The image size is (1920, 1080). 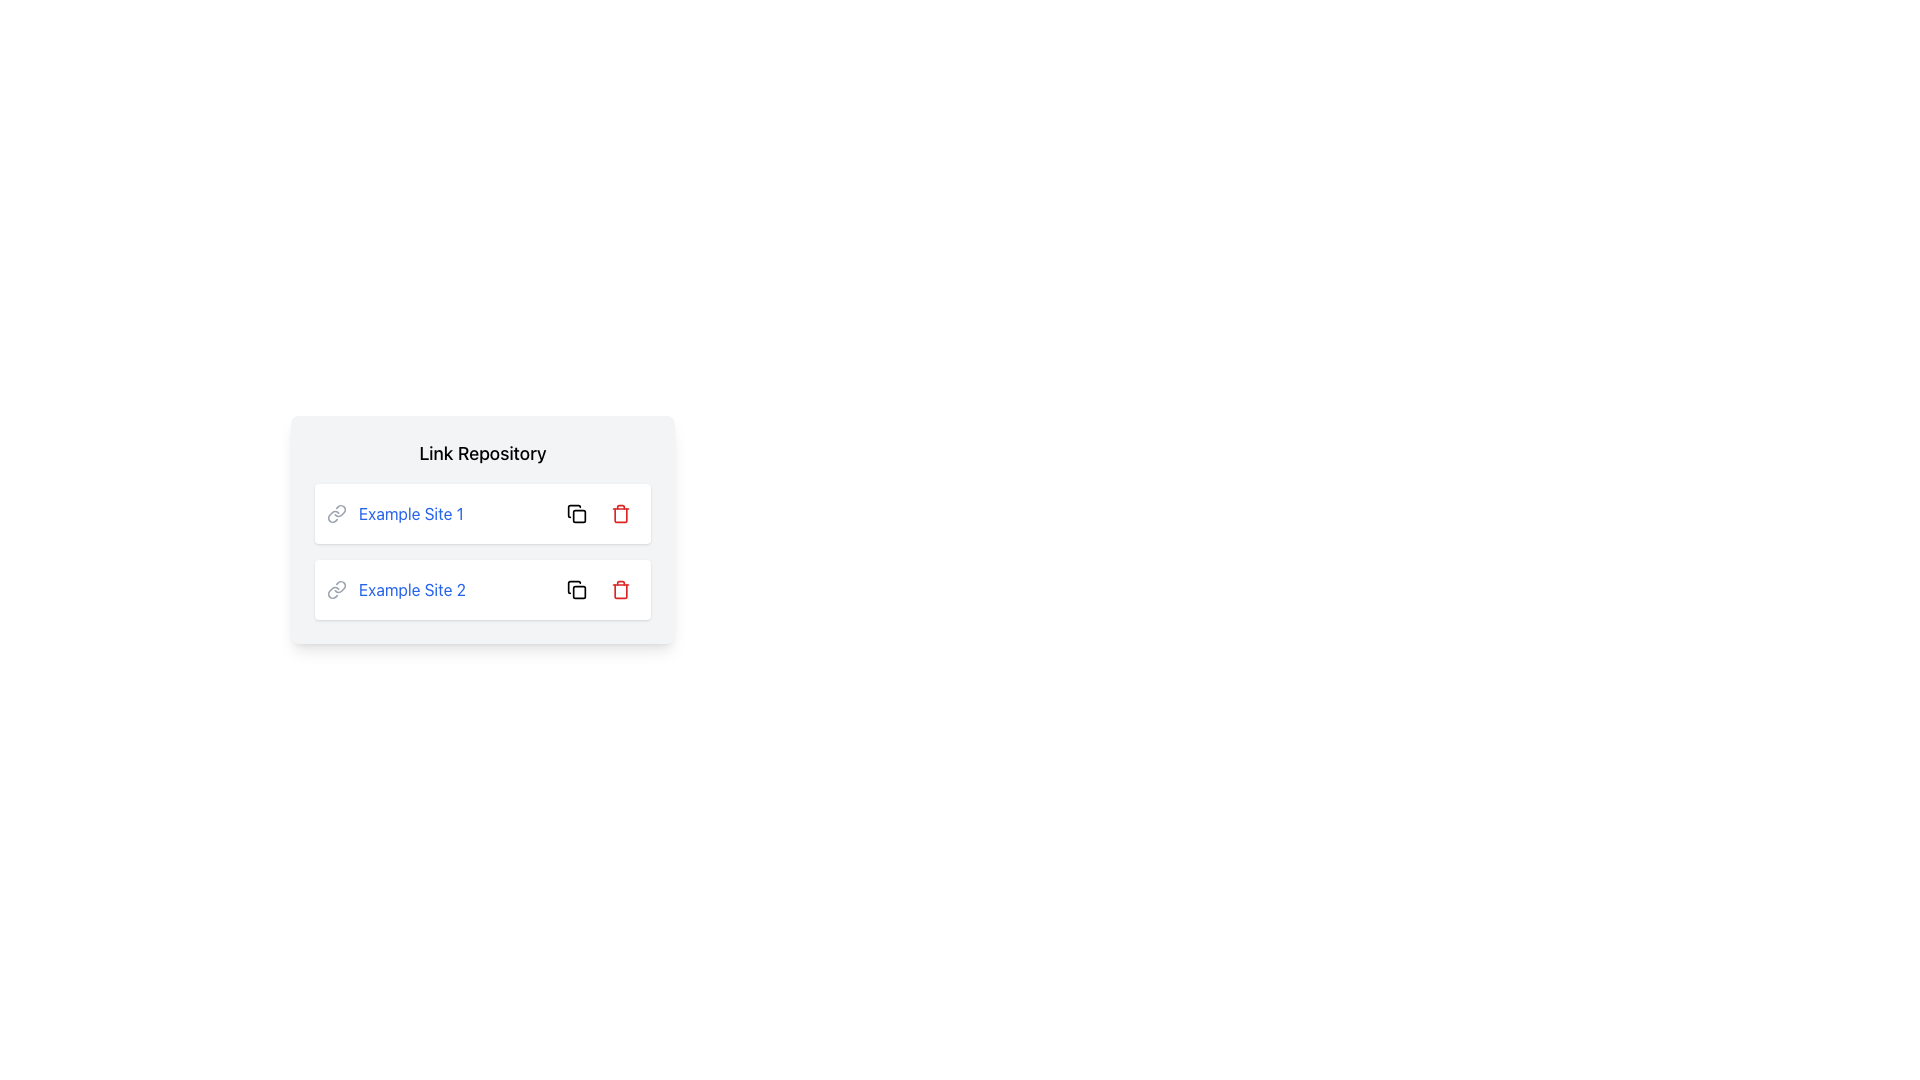 What do you see at coordinates (483, 589) in the screenshot?
I see `the second list item containing a blue hyperlink labeled 'Example Site 2' for hover effects` at bounding box center [483, 589].